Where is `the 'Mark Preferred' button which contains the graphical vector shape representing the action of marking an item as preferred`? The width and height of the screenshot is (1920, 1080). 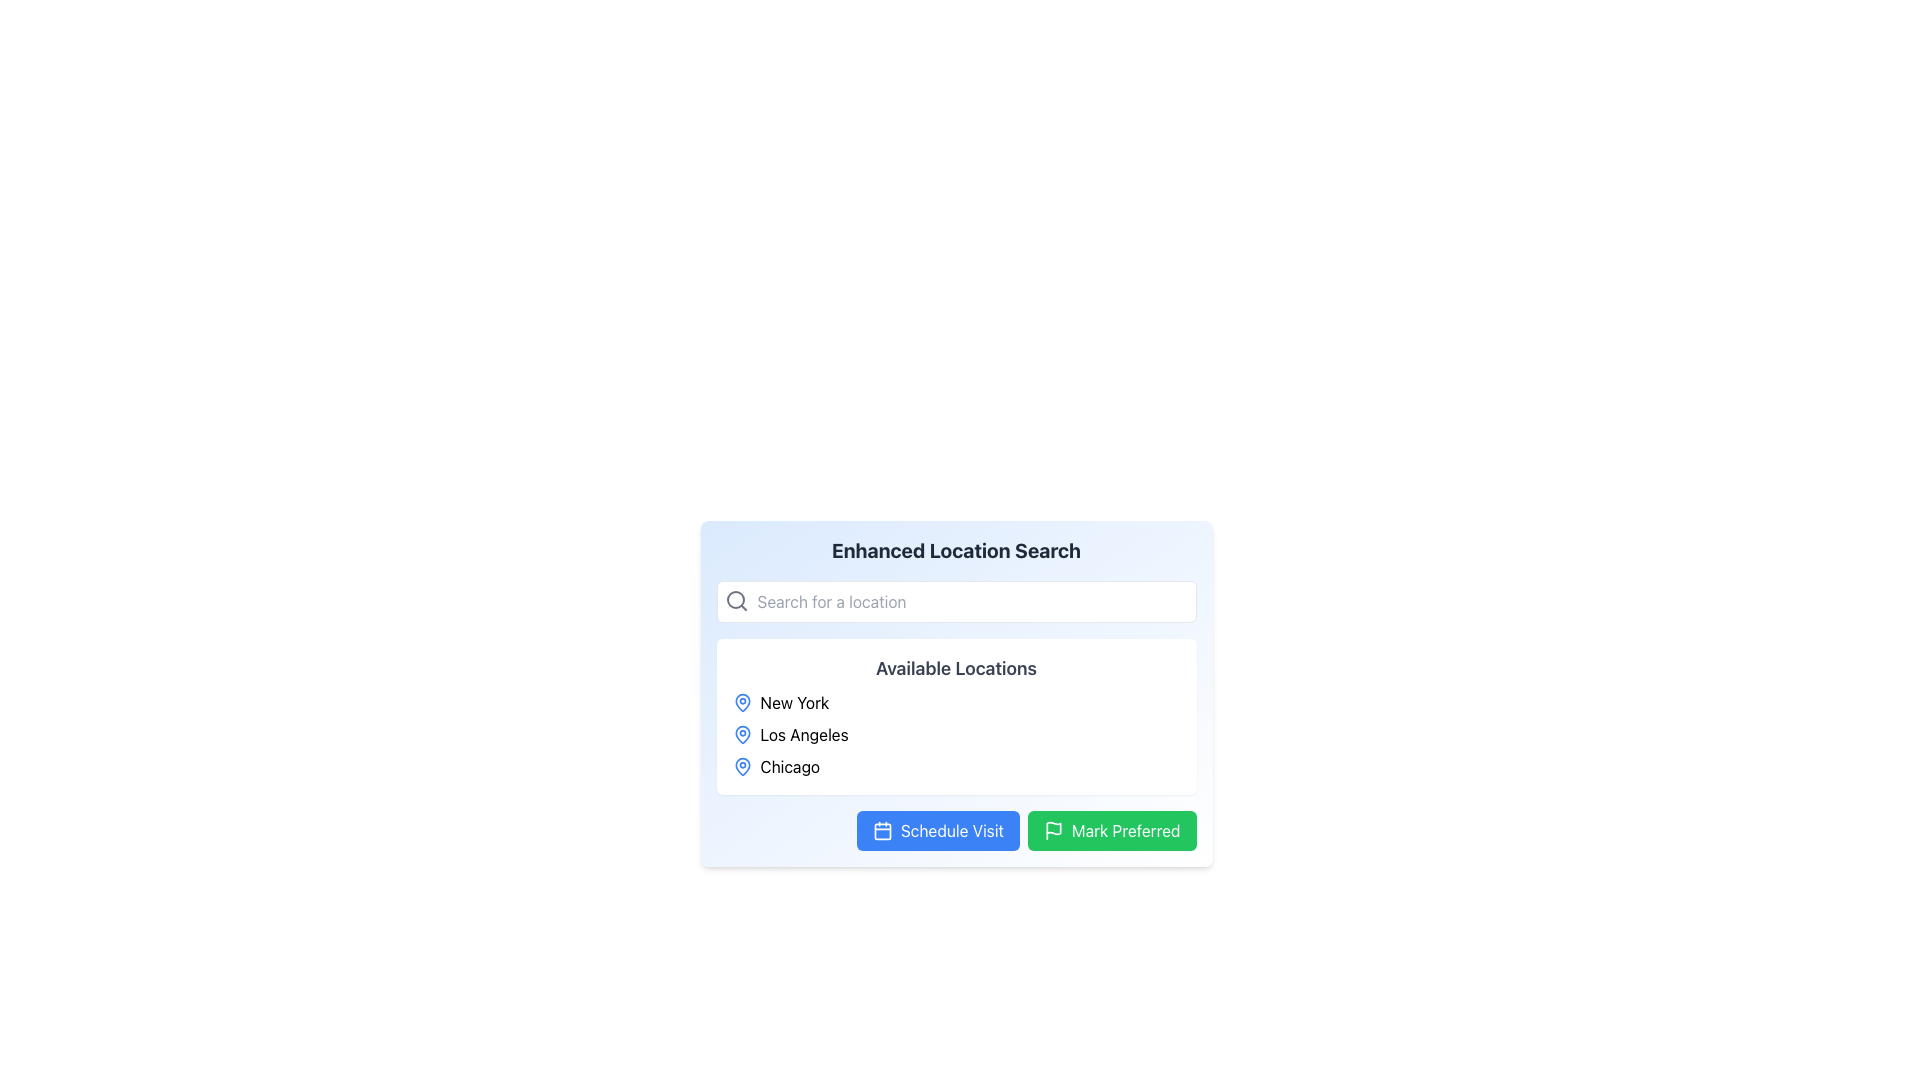 the 'Mark Preferred' button which contains the graphical vector shape representing the action of marking an item as preferred is located at coordinates (1052, 828).